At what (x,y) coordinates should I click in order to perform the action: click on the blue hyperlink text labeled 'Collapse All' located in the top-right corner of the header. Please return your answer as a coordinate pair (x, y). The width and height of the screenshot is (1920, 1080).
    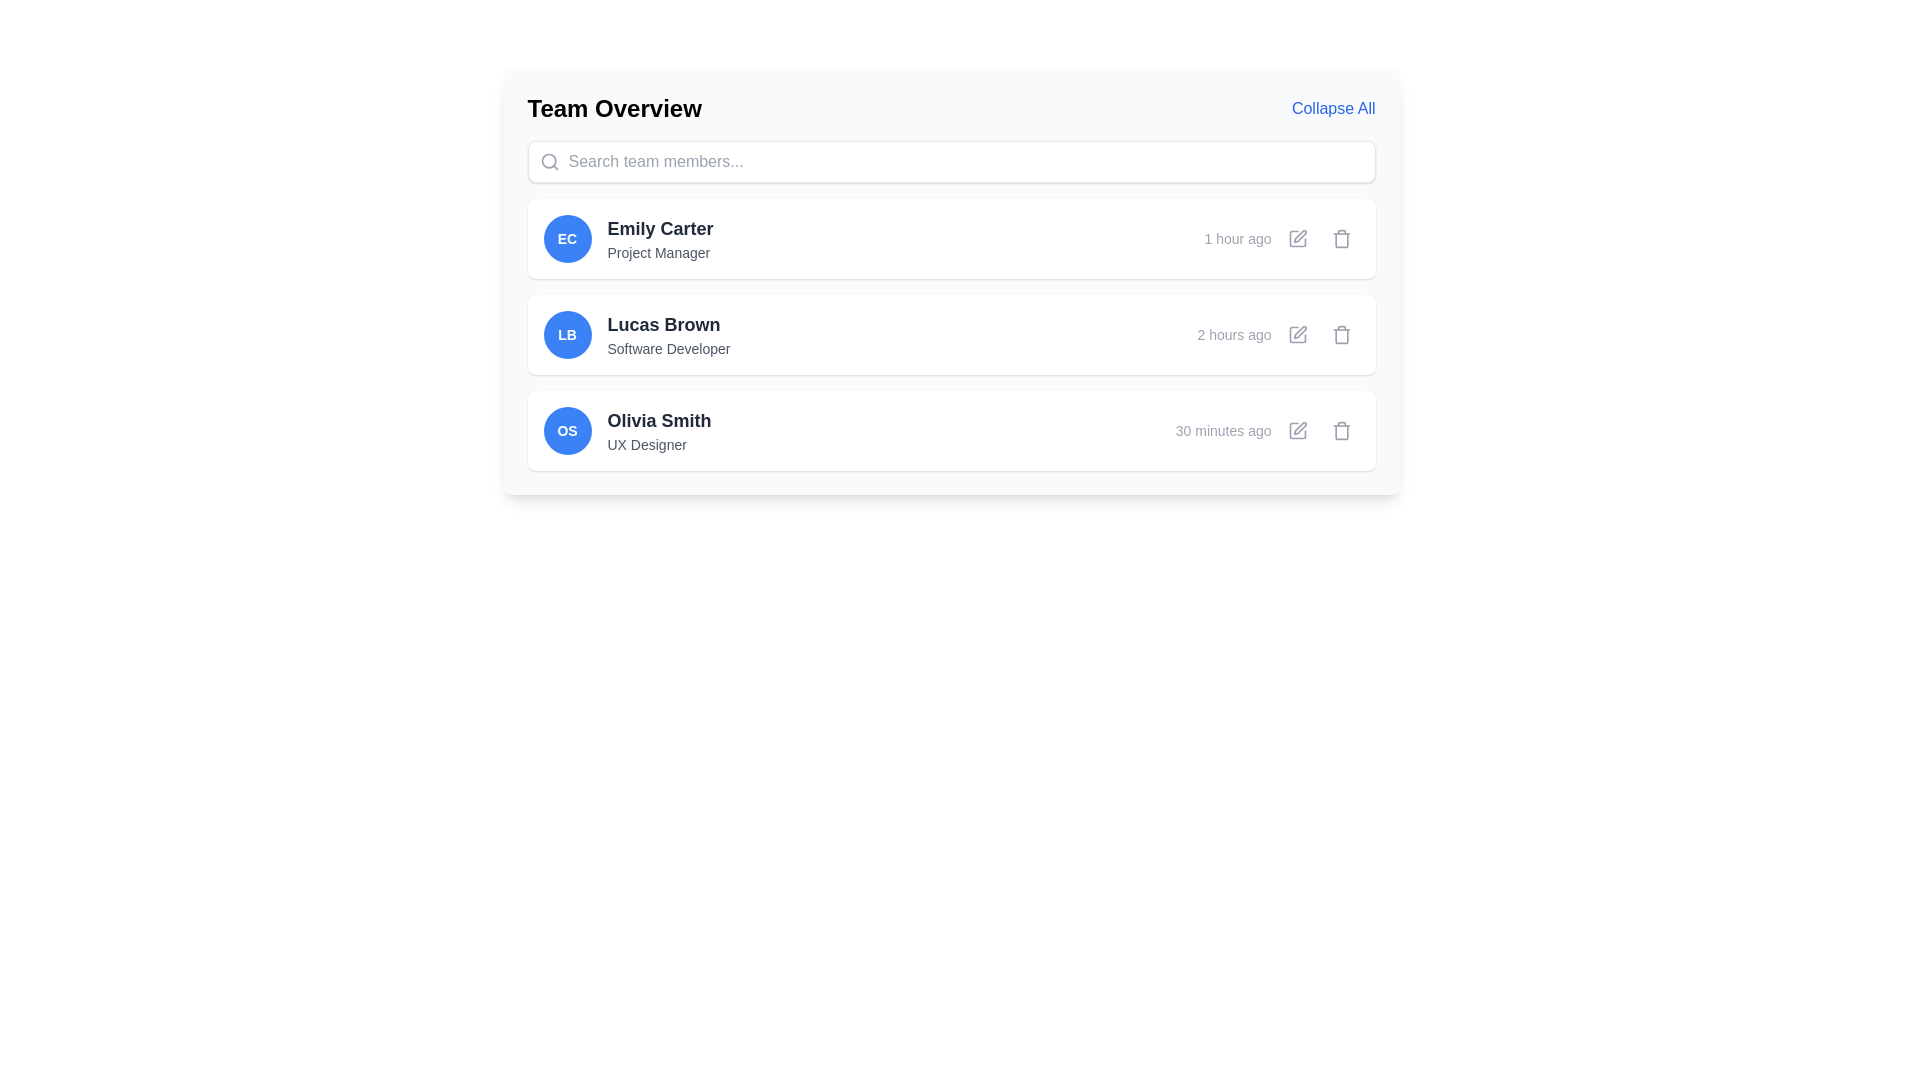
    Looking at the image, I should click on (1333, 108).